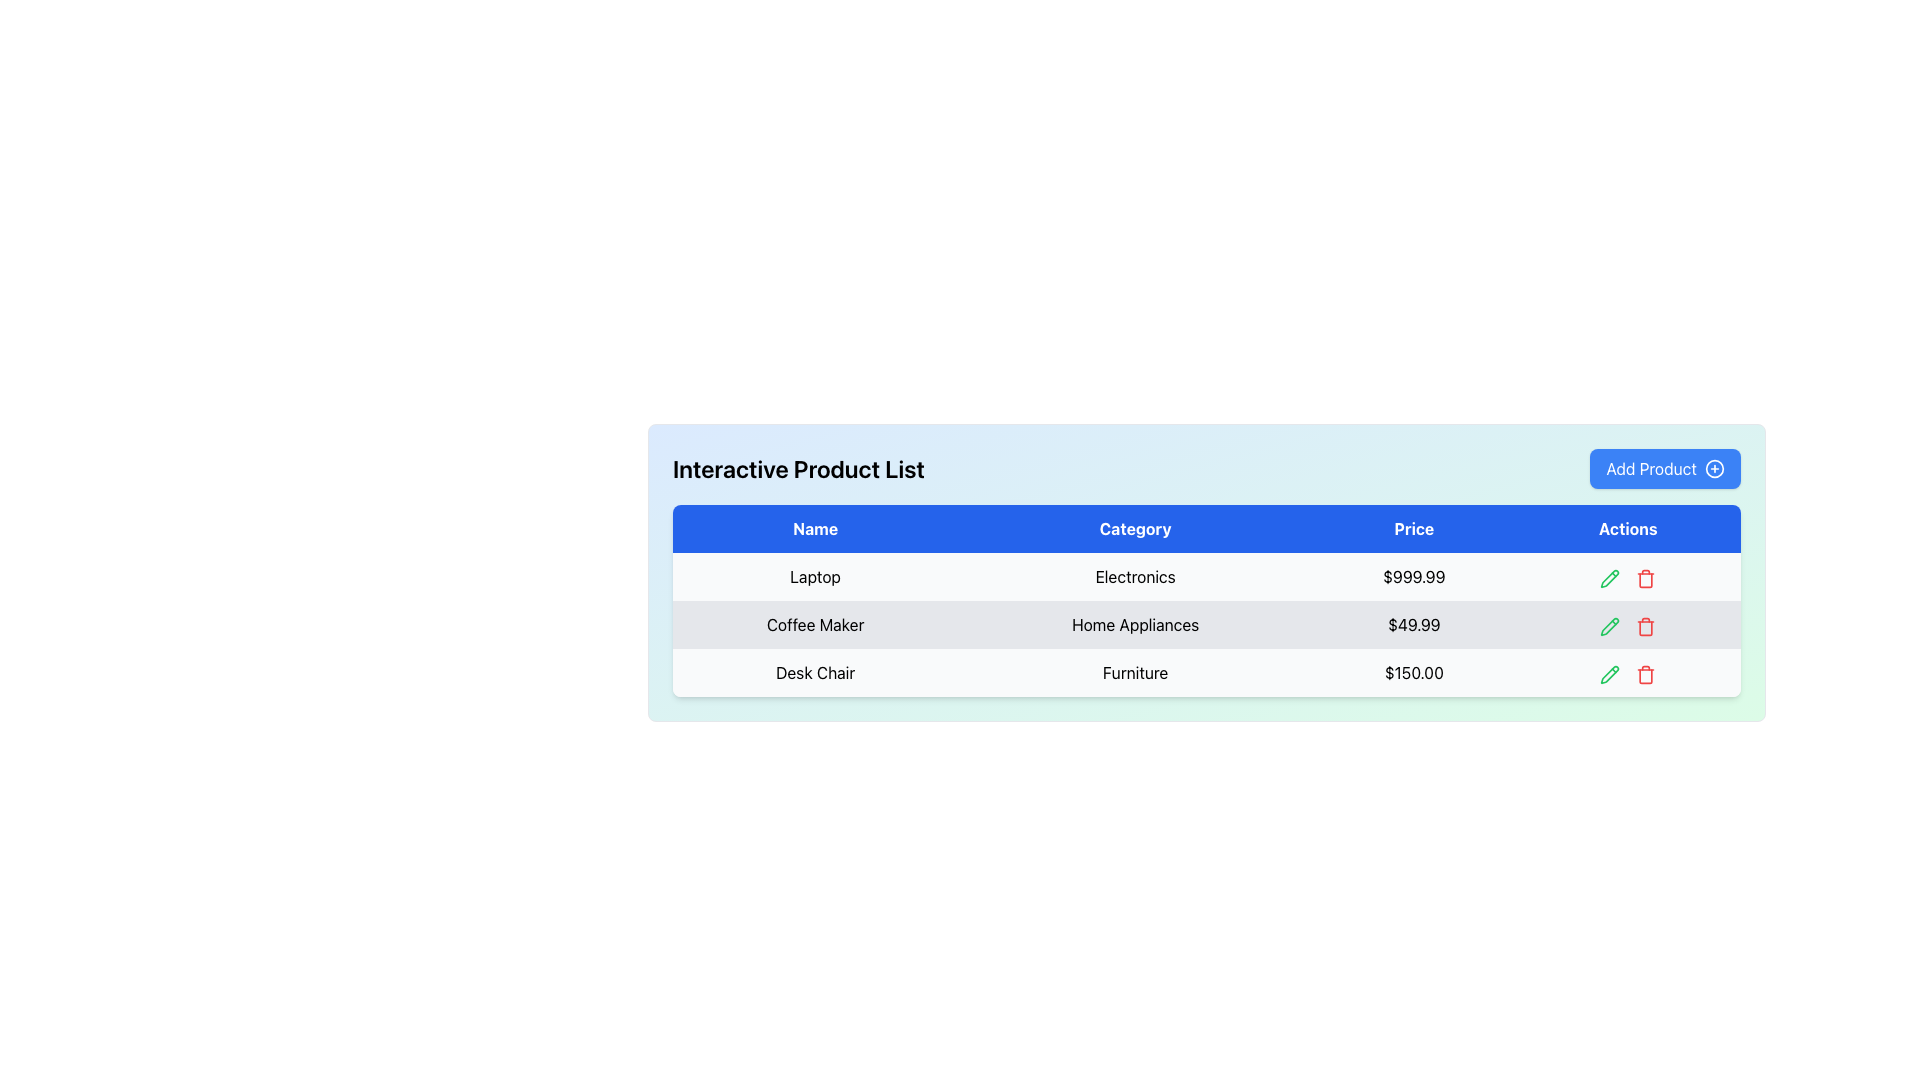 The width and height of the screenshot is (1920, 1080). I want to click on the first row of the product table displaying details about a Laptop, which includes the columns 'Name', 'Category', and 'Price', so click(1205, 577).